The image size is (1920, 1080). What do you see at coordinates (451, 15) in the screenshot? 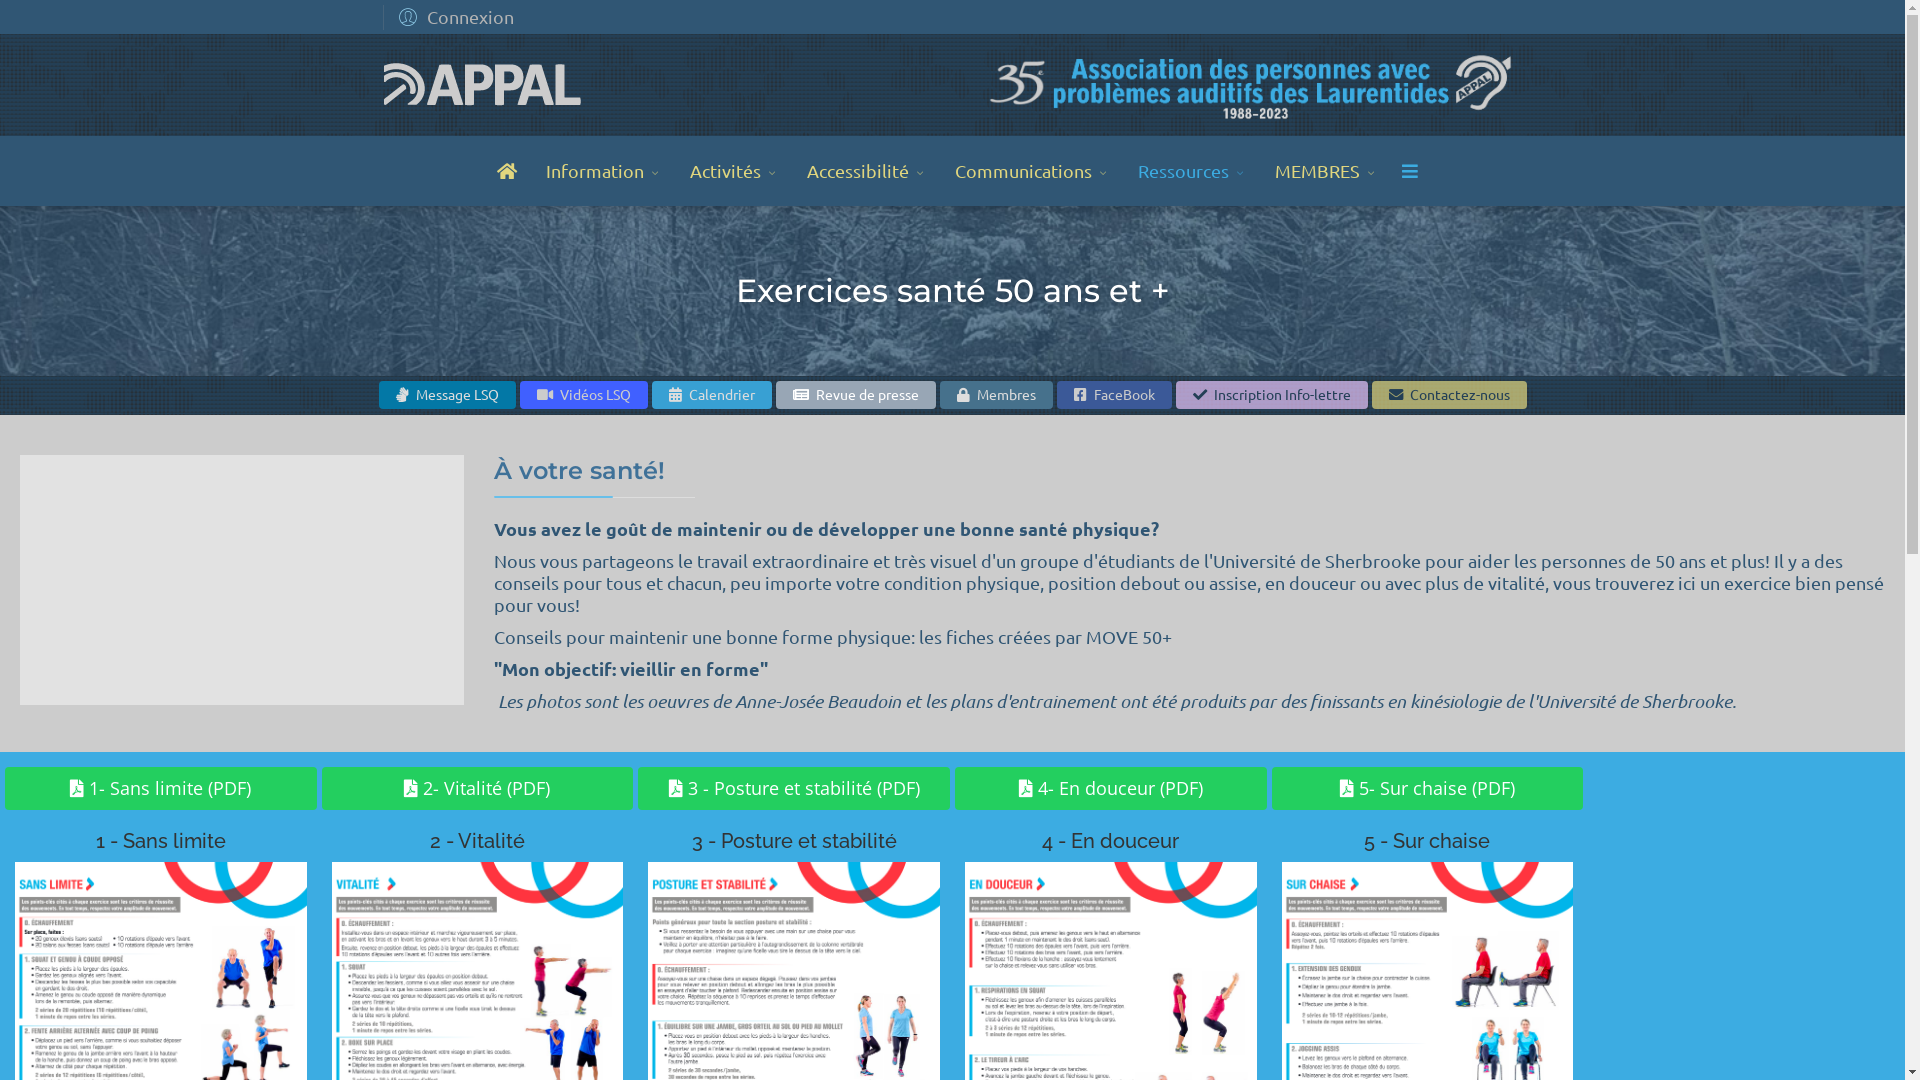
I see `'Connexion'` at bounding box center [451, 15].